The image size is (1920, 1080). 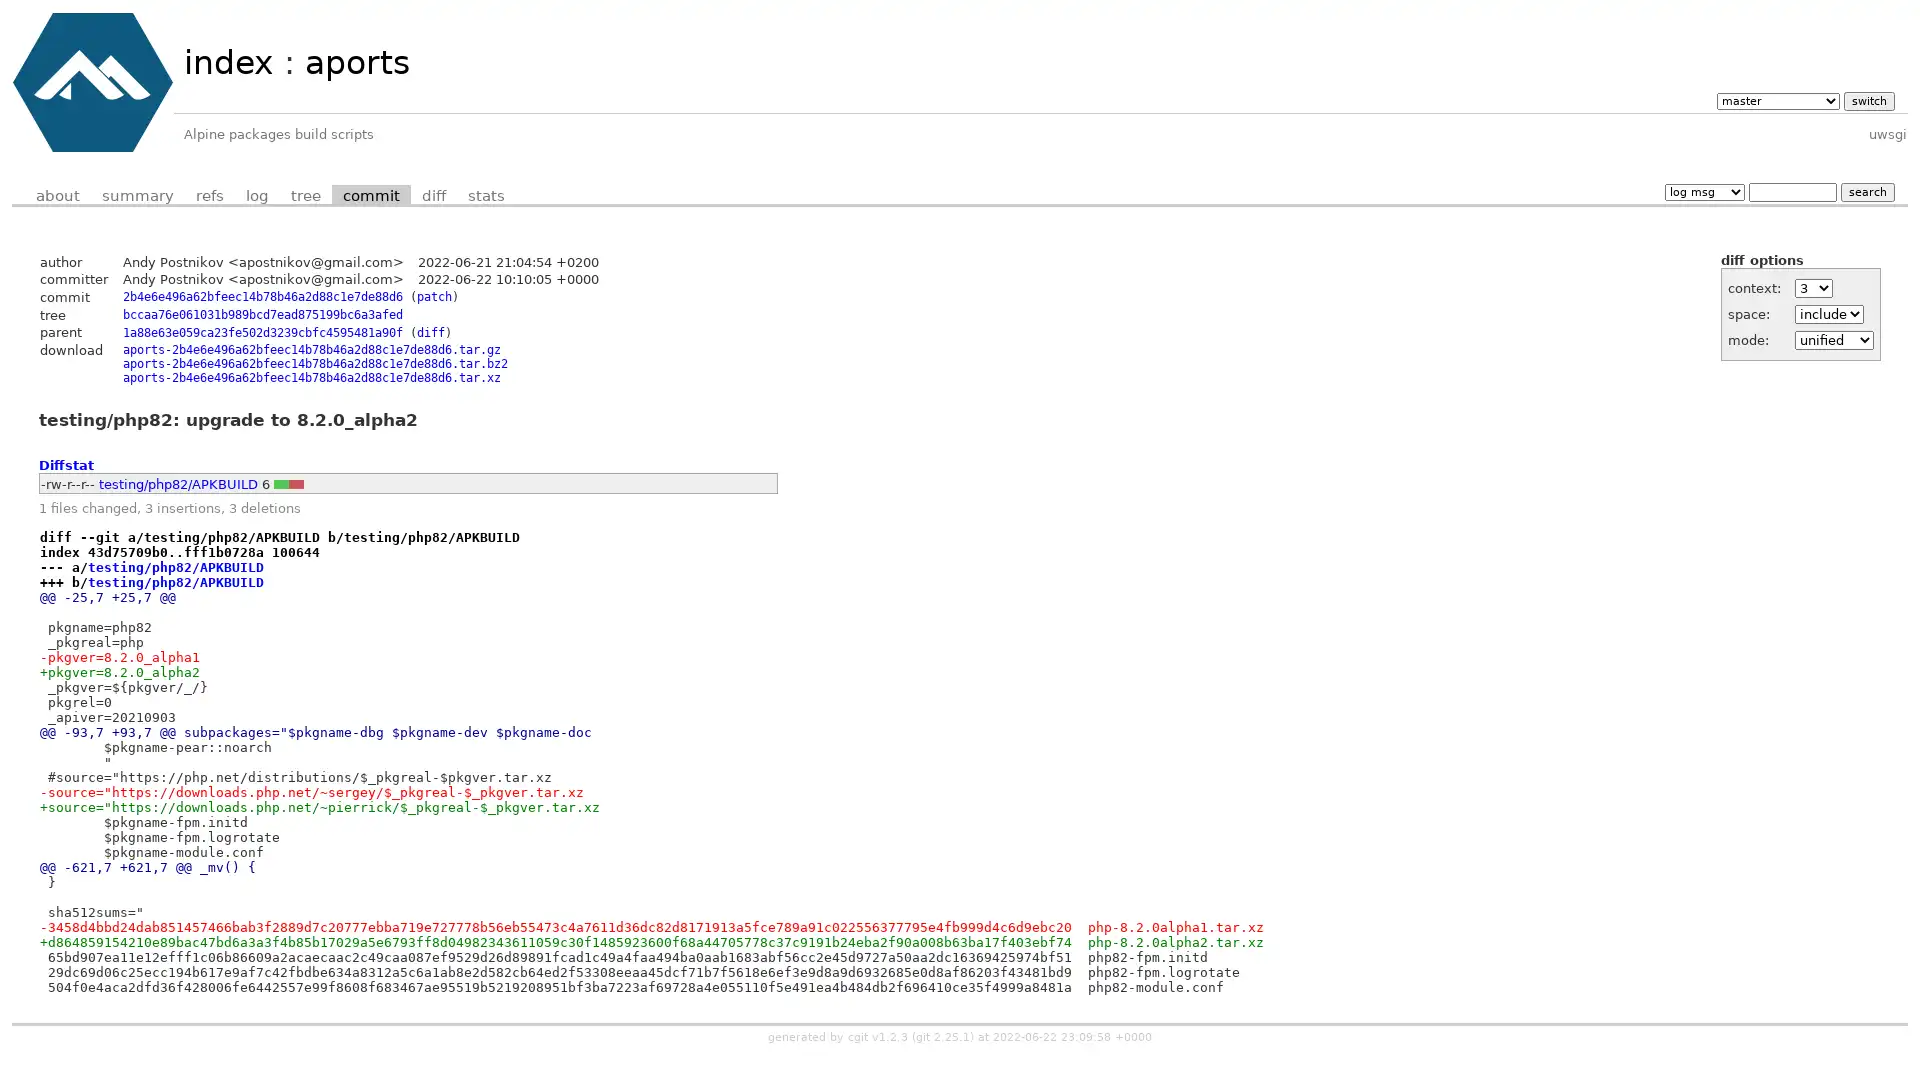 What do you see at coordinates (1867, 100) in the screenshot?
I see `switch` at bounding box center [1867, 100].